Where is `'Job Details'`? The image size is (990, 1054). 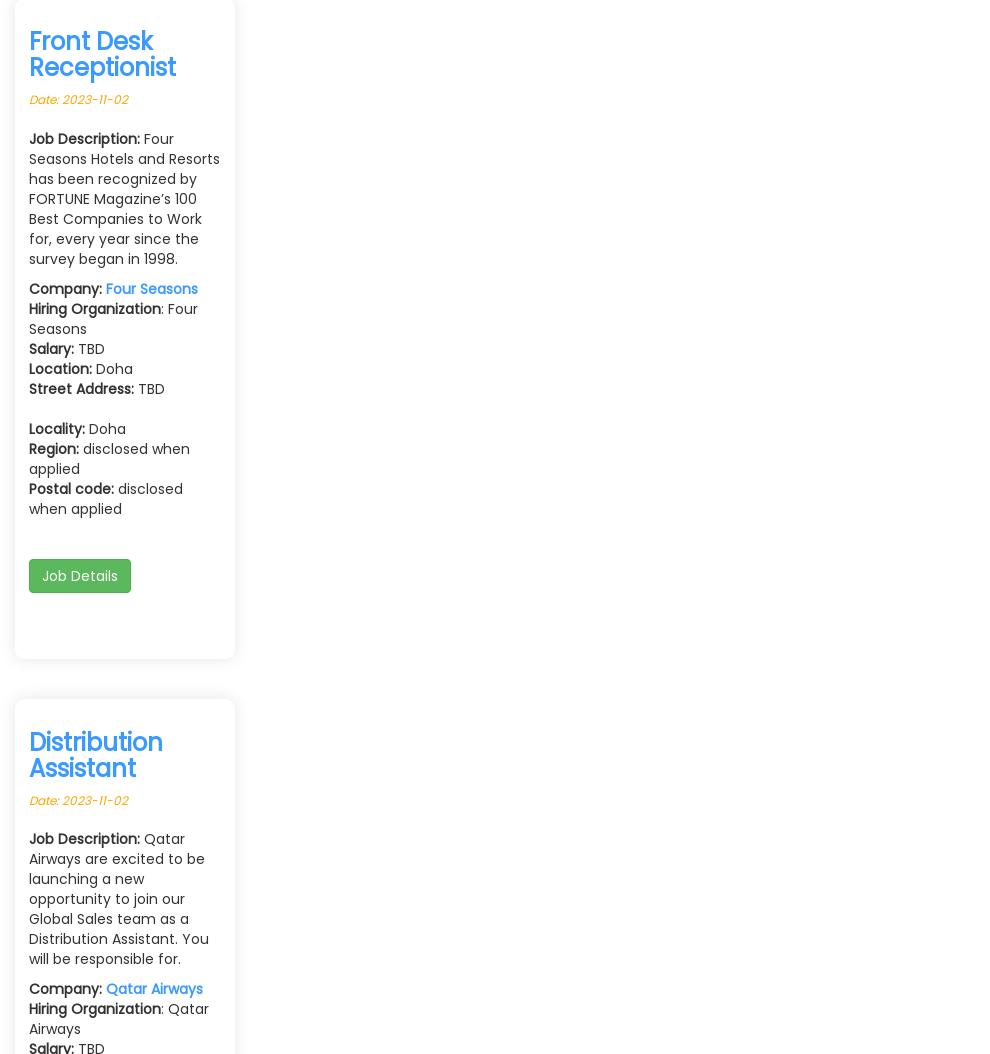
'Job Details' is located at coordinates (79, 574).